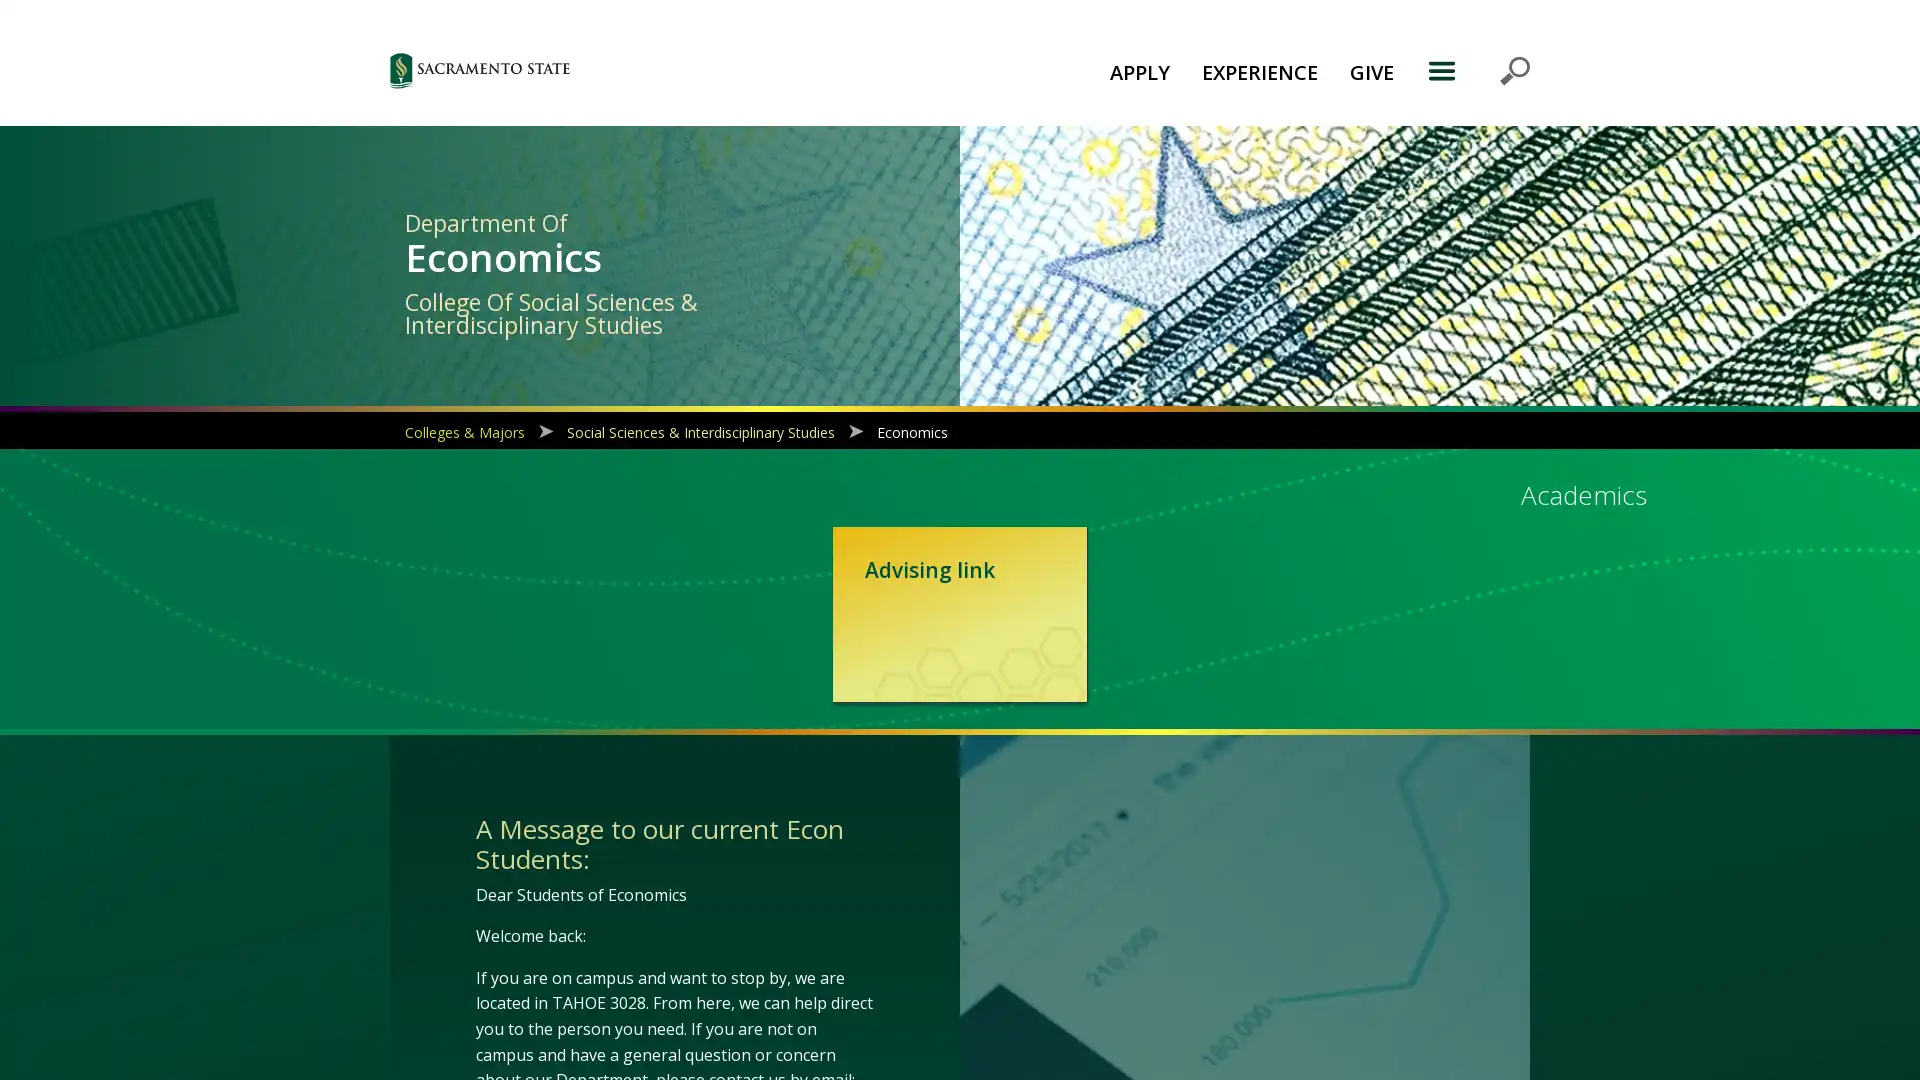 The height and width of the screenshot is (1080, 1920). What do you see at coordinates (1371, 69) in the screenshot?
I see `GIVE` at bounding box center [1371, 69].